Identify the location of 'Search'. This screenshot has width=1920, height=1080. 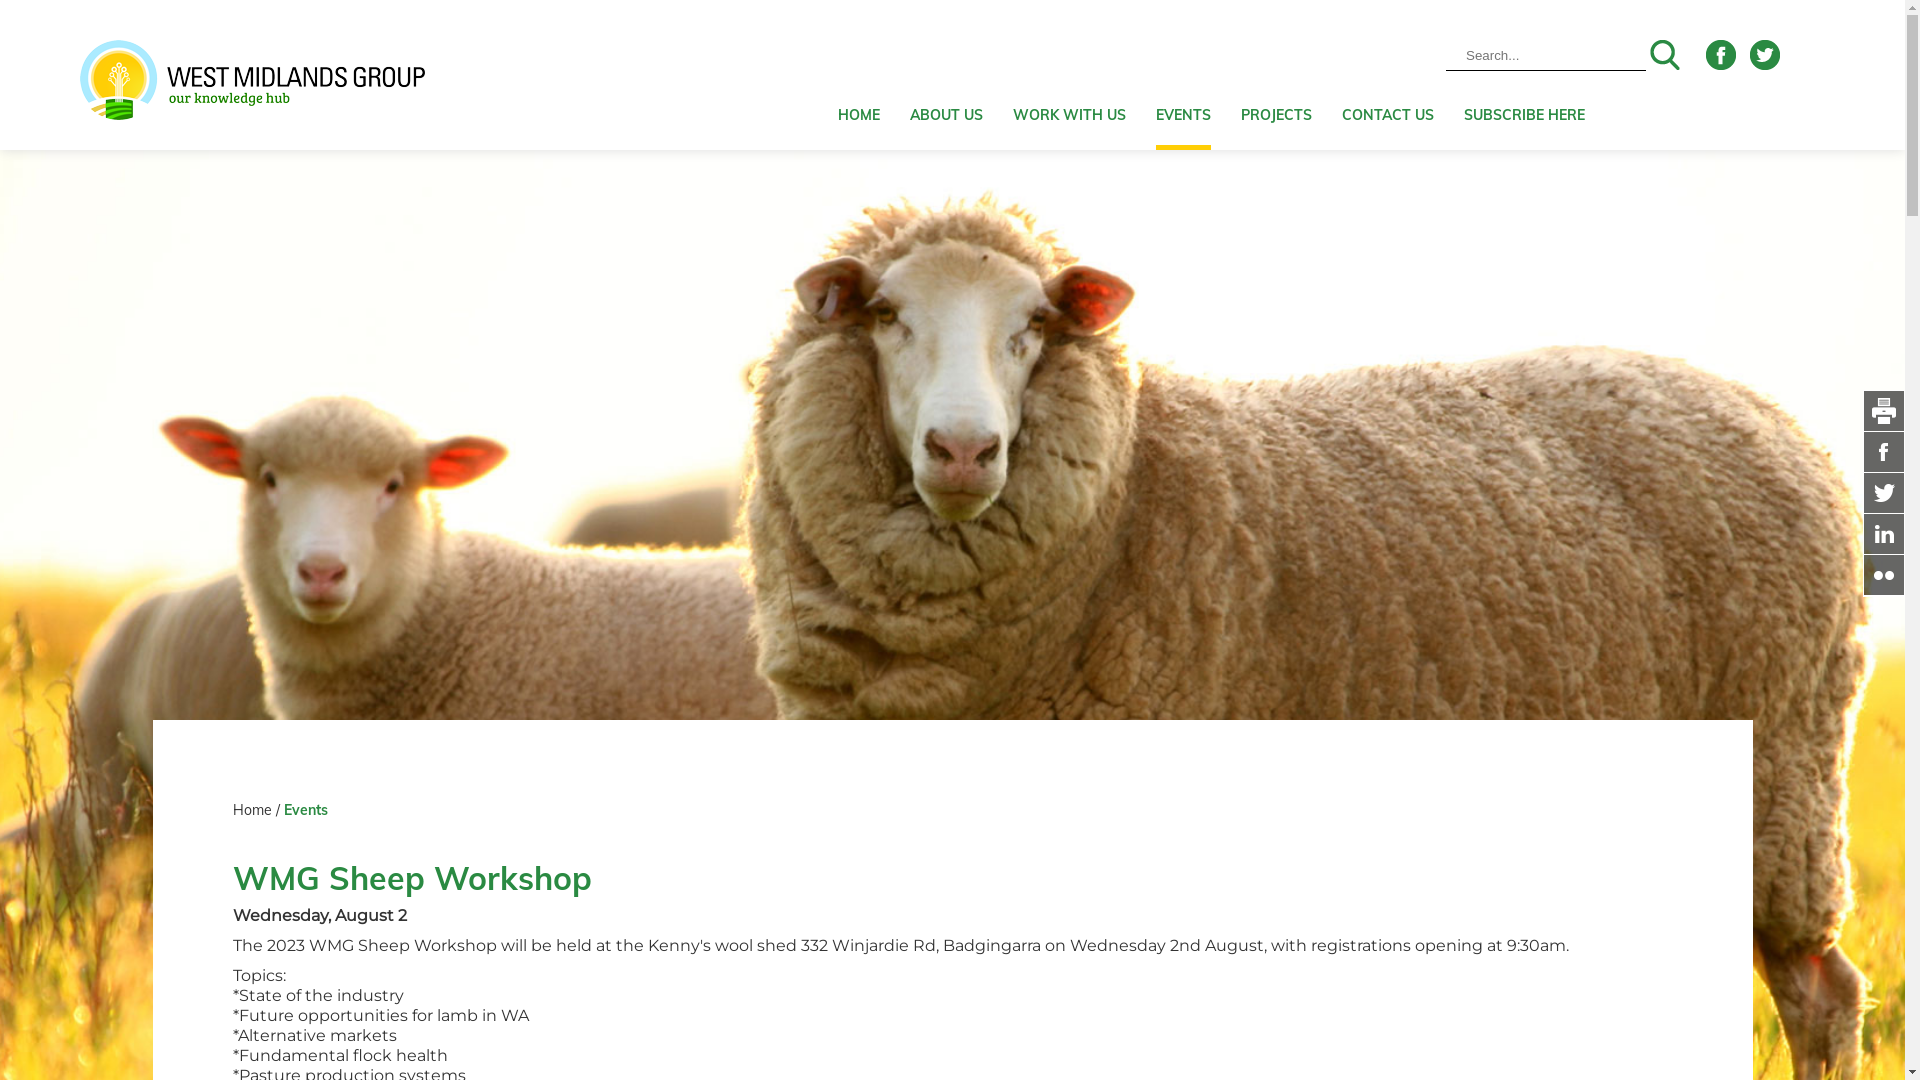
(1665, 53).